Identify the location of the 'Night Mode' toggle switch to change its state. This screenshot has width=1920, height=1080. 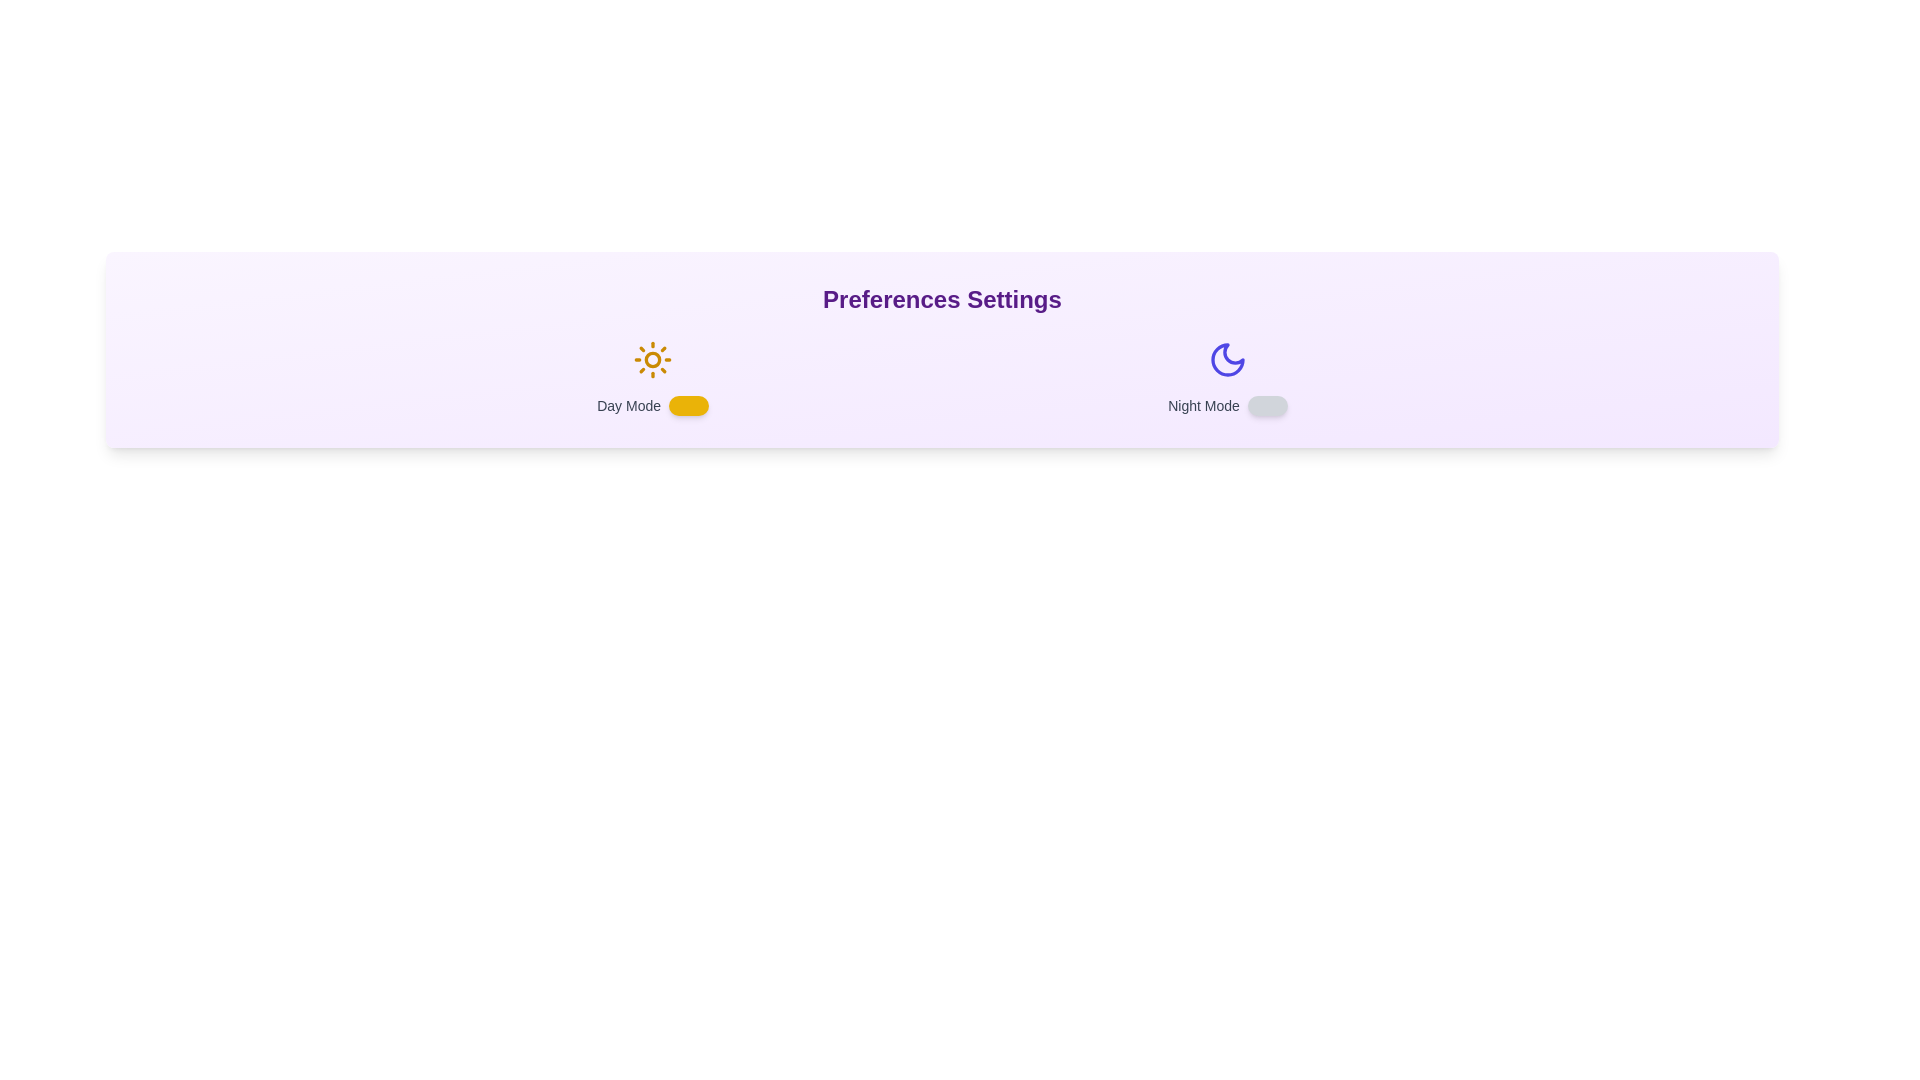
(1266, 405).